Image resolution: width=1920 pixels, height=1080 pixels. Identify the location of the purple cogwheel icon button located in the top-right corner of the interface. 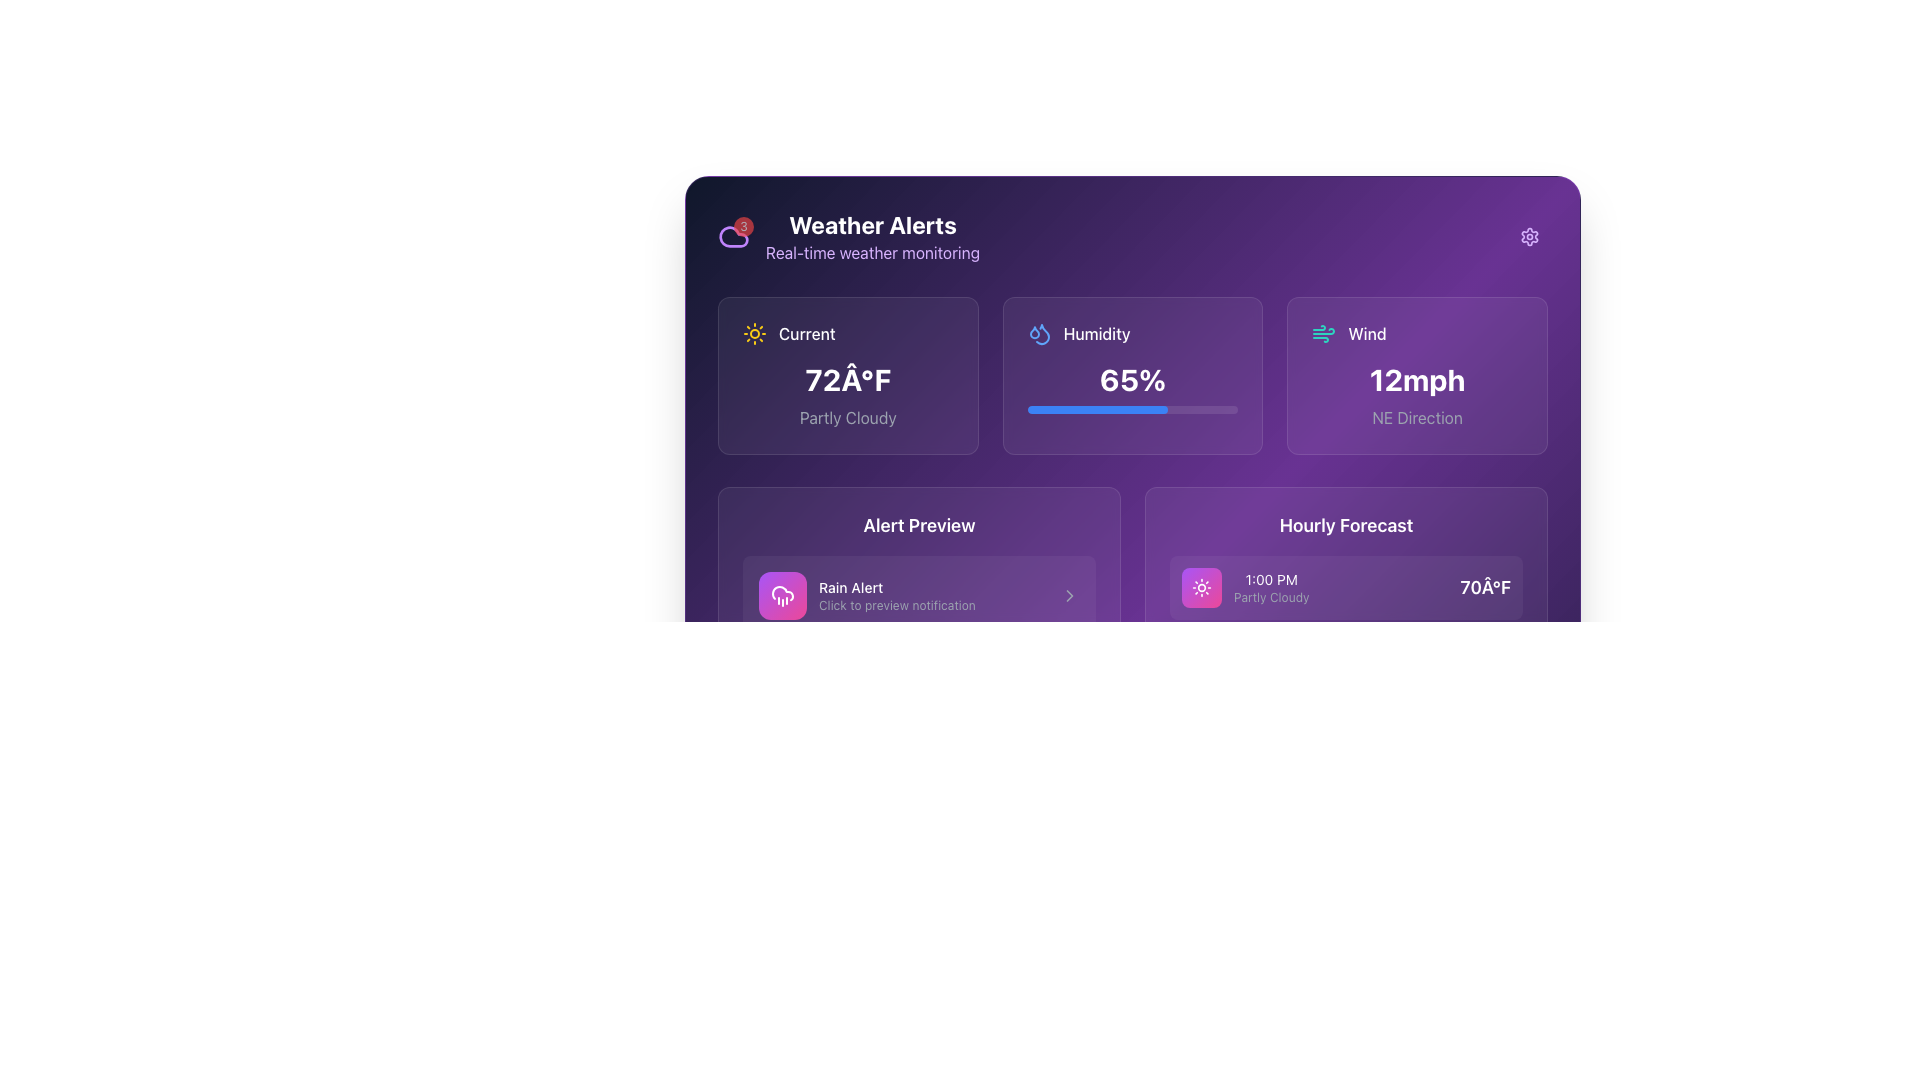
(1529, 235).